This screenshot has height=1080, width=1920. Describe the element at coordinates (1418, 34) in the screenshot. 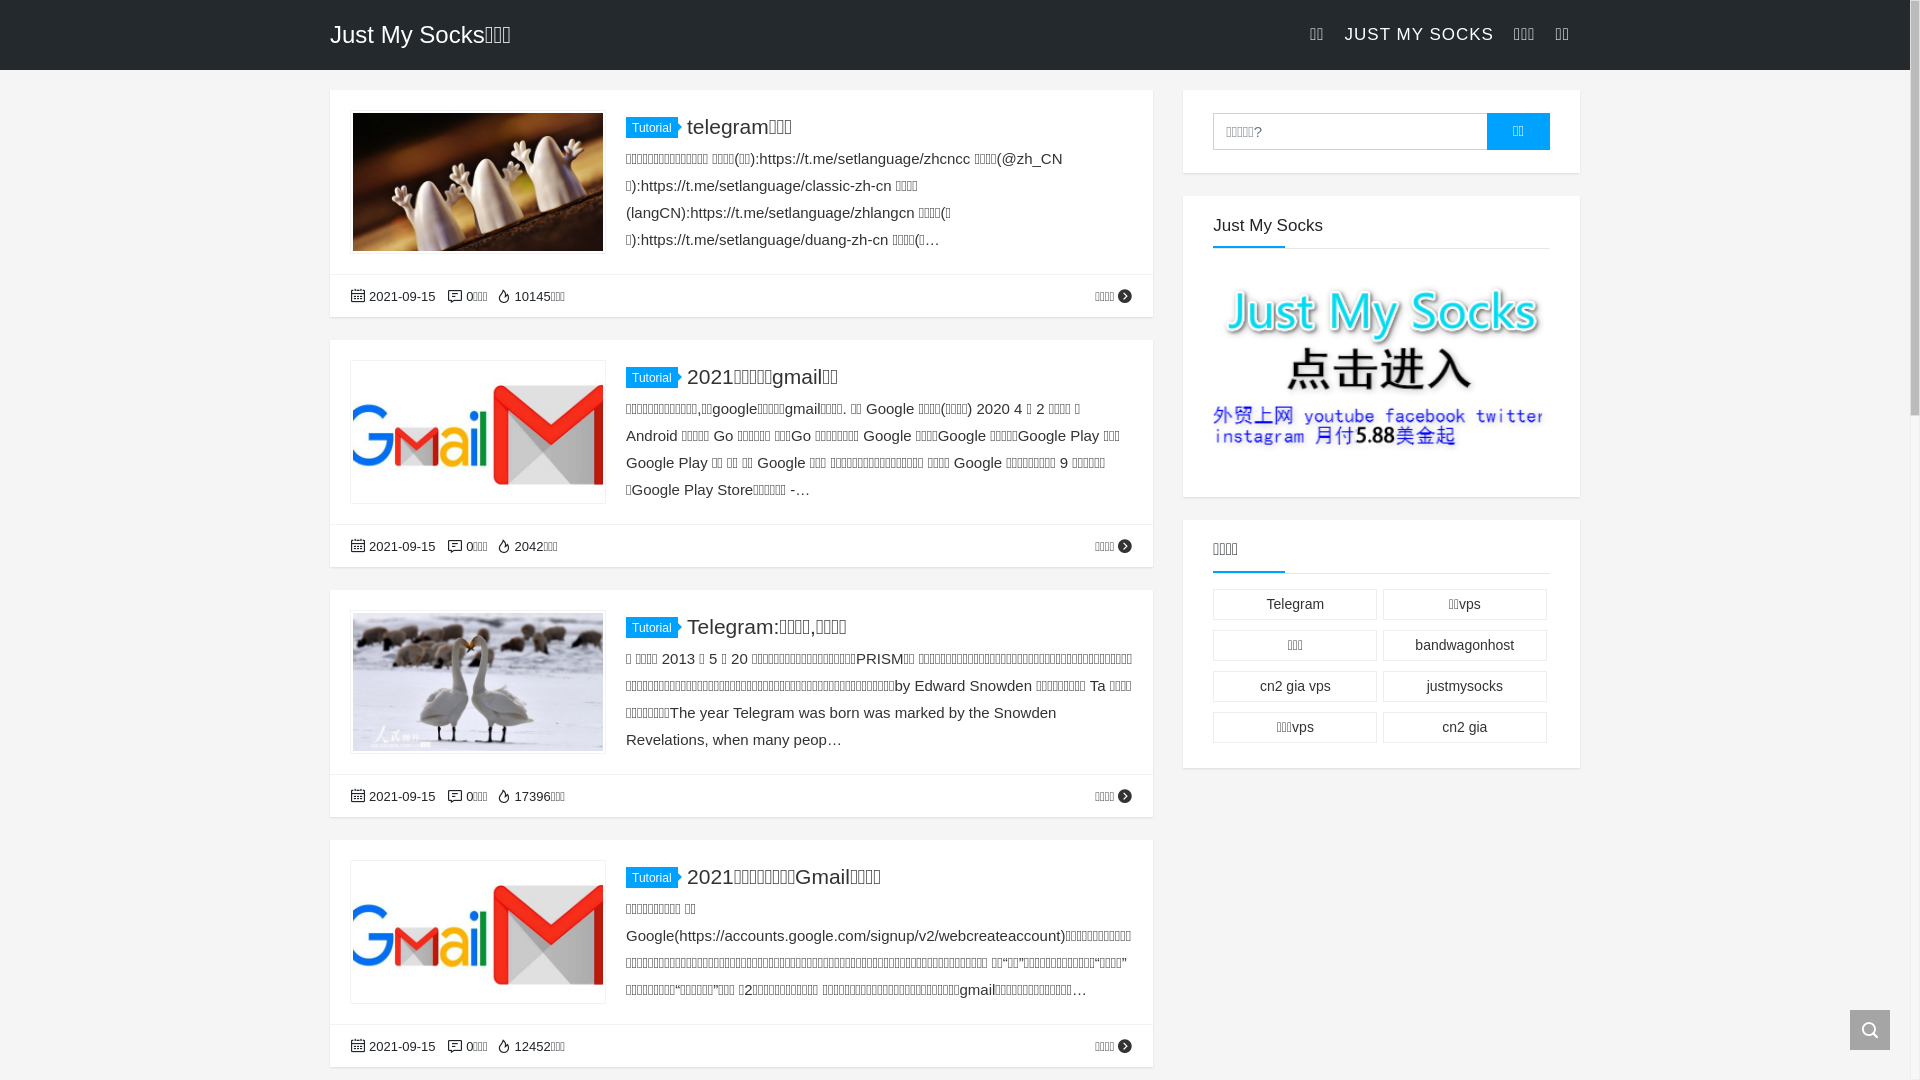

I see `'JUST MY SOCKS'` at that location.